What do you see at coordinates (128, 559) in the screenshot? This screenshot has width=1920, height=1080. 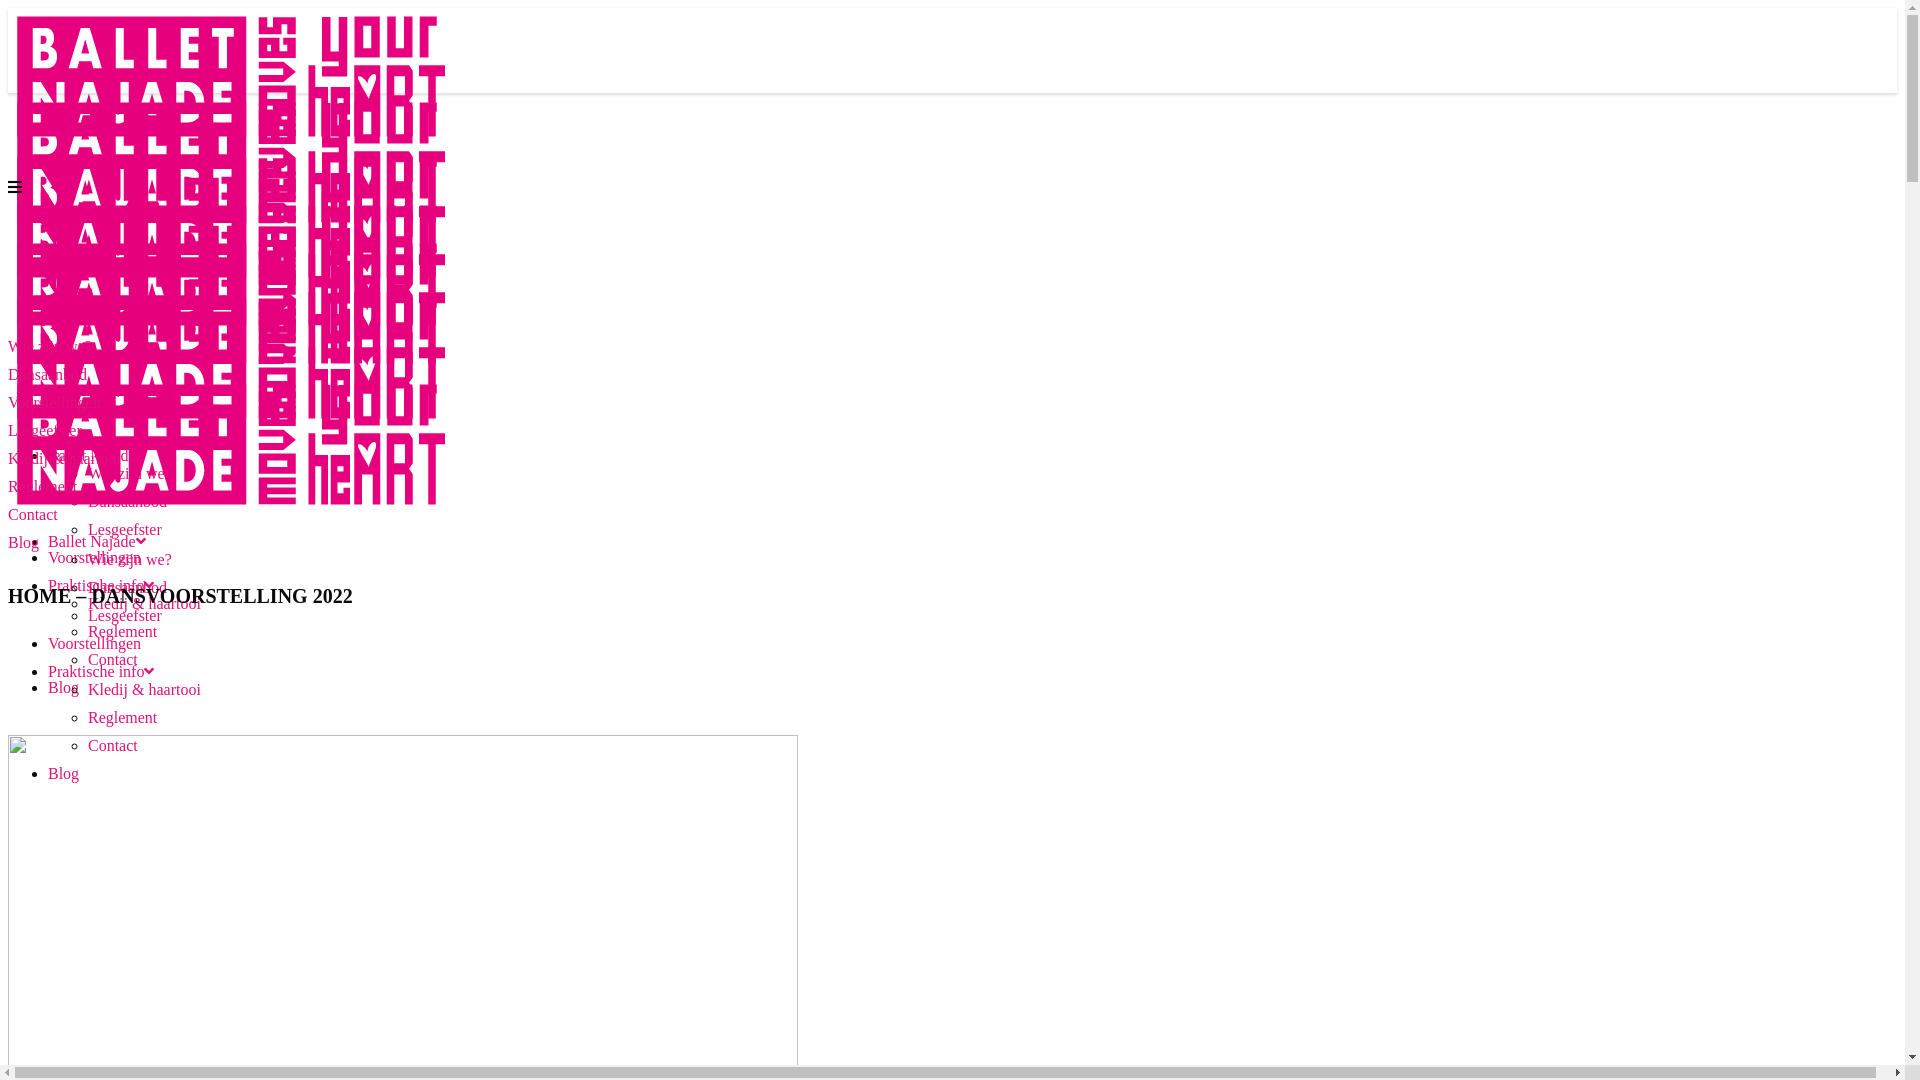 I see `'Wie zijn we?'` at bounding box center [128, 559].